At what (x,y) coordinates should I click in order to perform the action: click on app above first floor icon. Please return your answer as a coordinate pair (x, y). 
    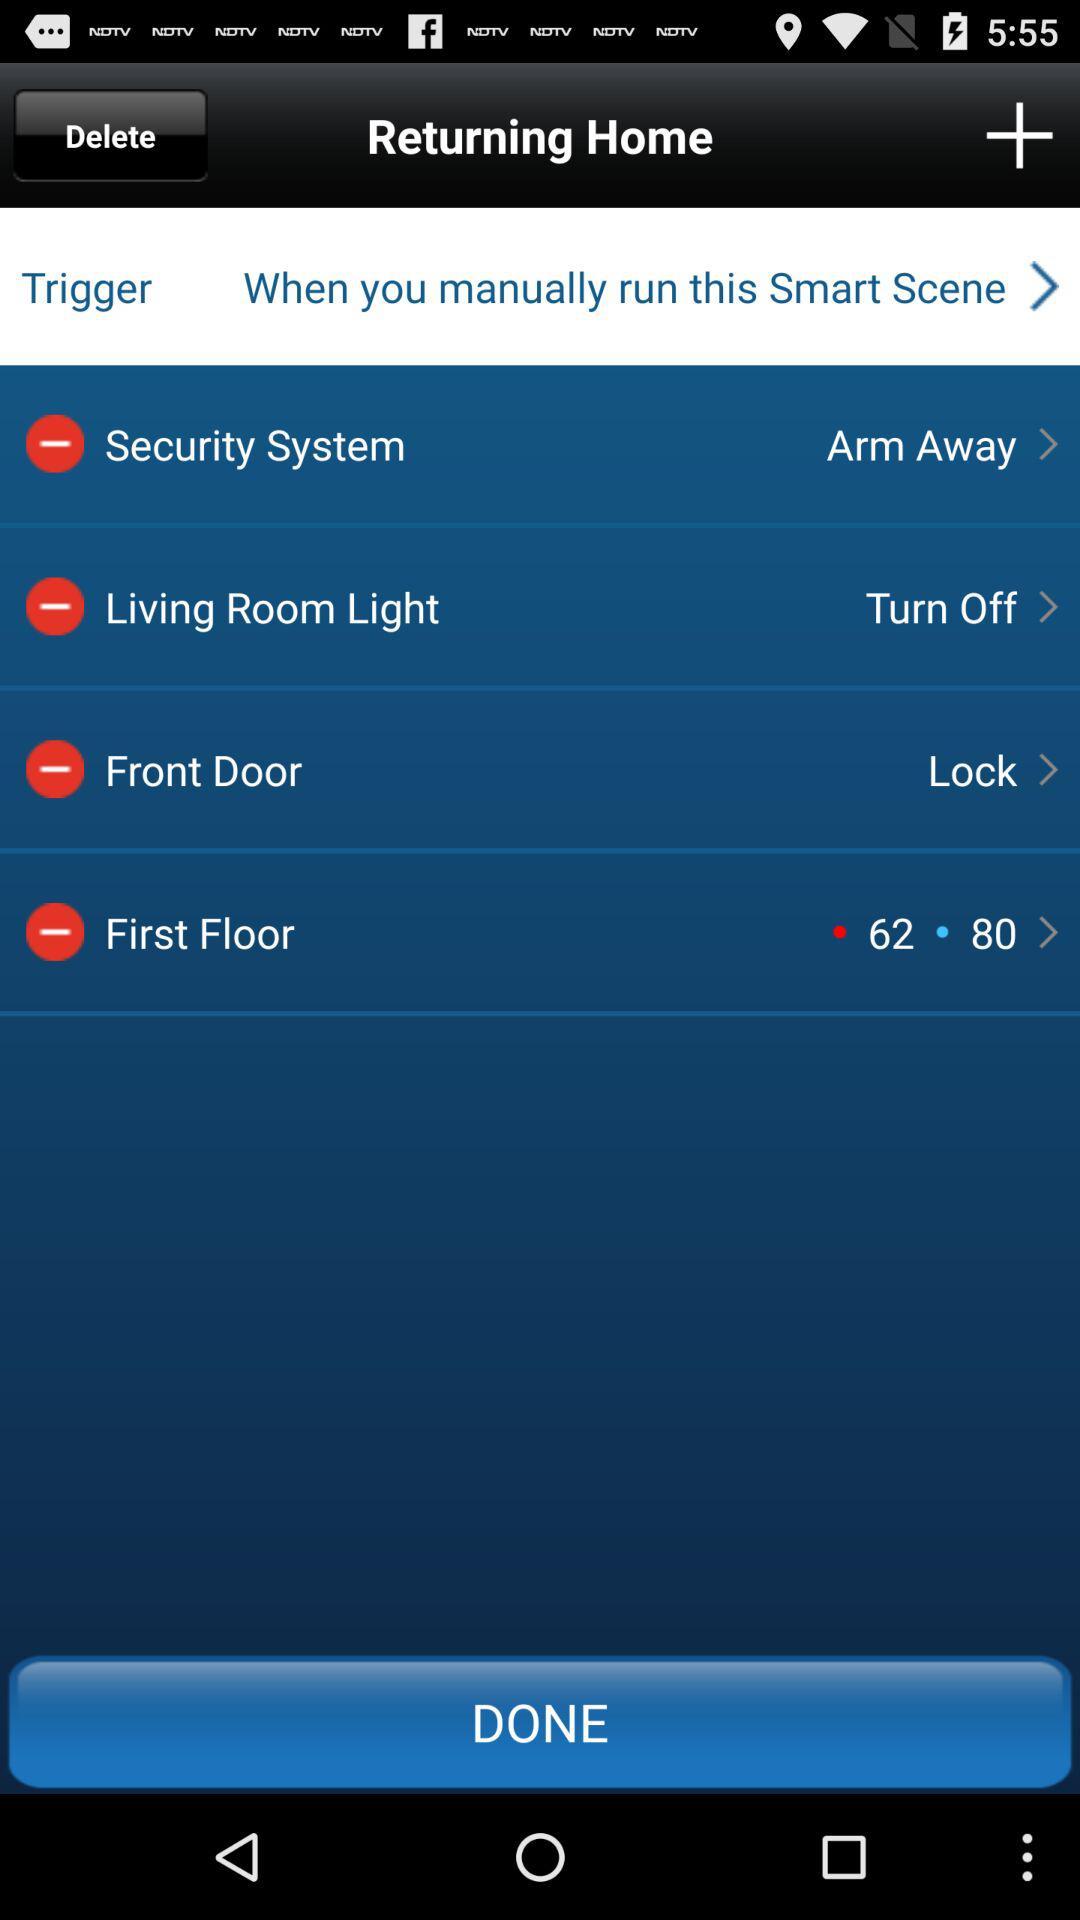
    Looking at the image, I should click on (498, 768).